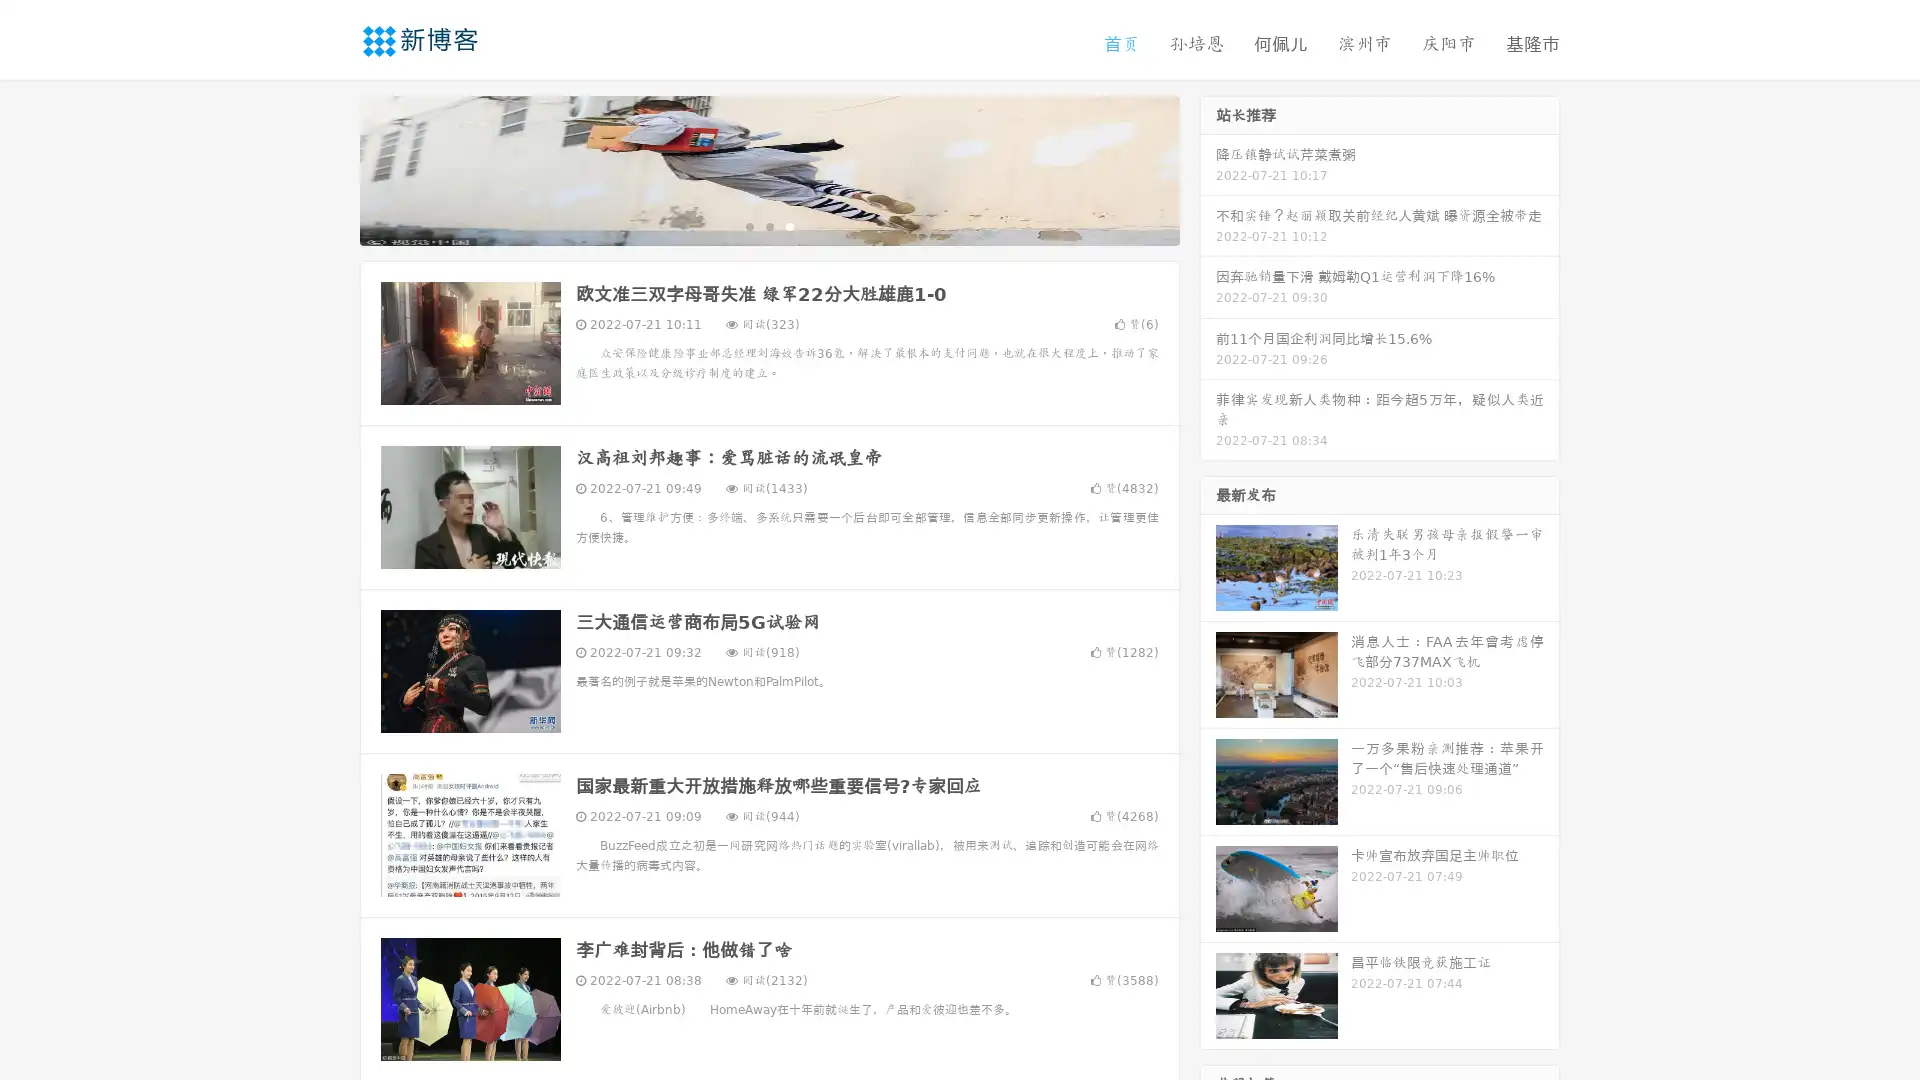 The height and width of the screenshot is (1080, 1920). What do you see at coordinates (330, 168) in the screenshot?
I see `Previous slide` at bounding box center [330, 168].